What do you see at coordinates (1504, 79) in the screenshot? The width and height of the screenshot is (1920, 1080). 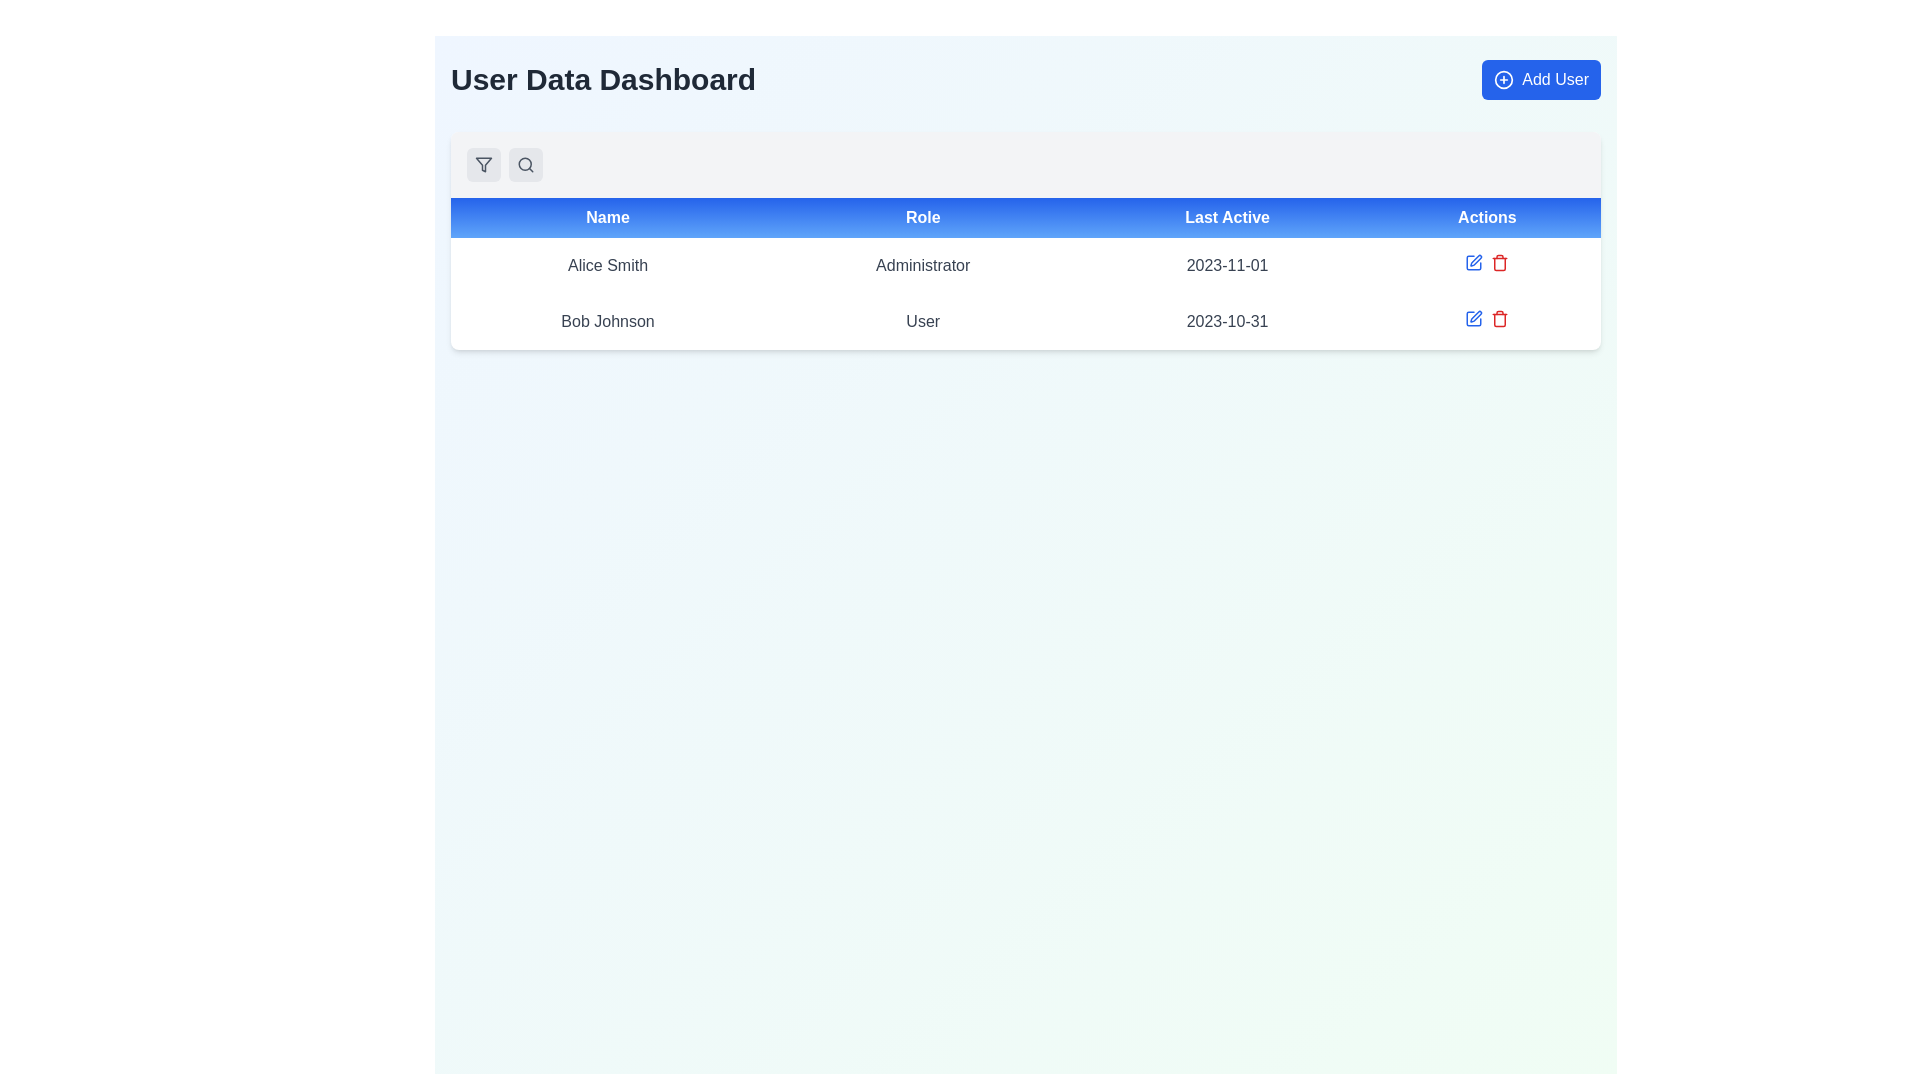 I see `the graphical SVG circle that is part of the '+' icon for accessibility purposes, located near the 'Add User' button in the top right section of the interface` at bounding box center [1504, 79].